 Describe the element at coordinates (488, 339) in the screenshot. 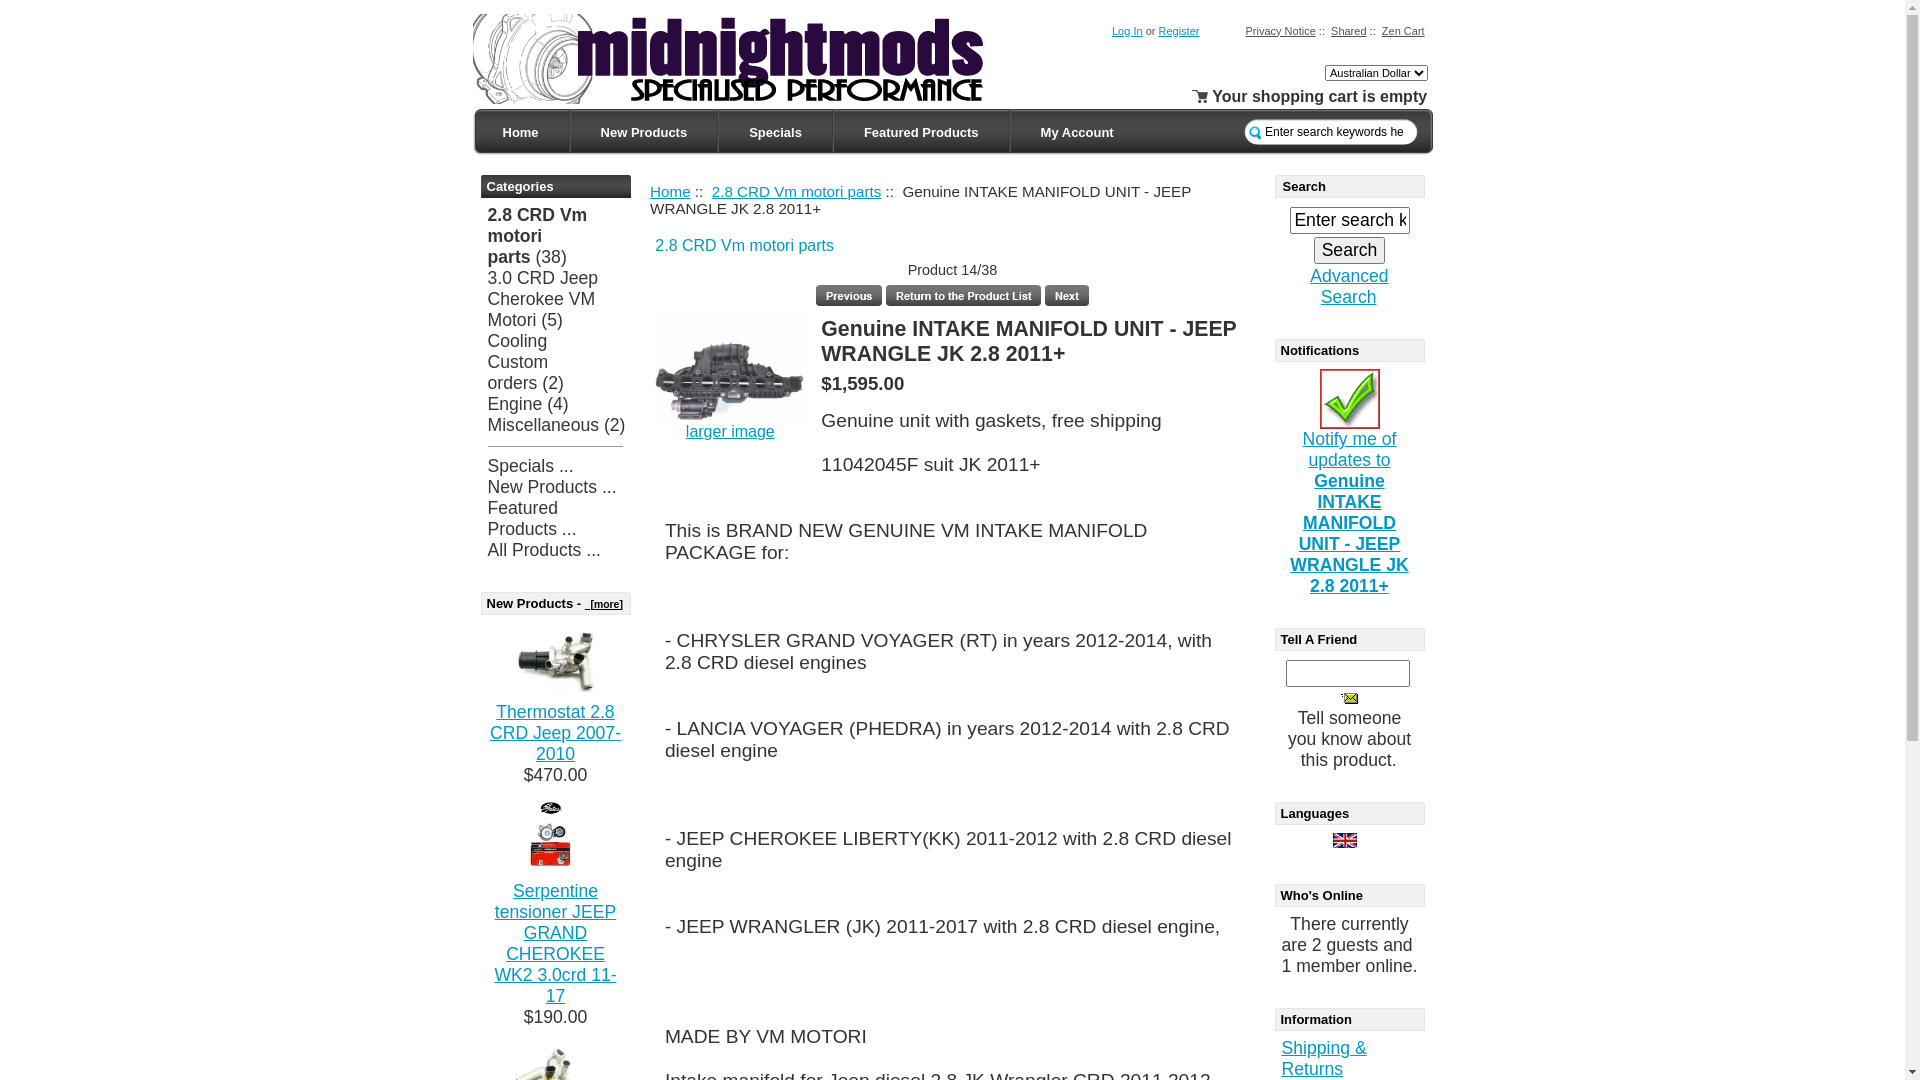

I see `'Cooling'` at that location.